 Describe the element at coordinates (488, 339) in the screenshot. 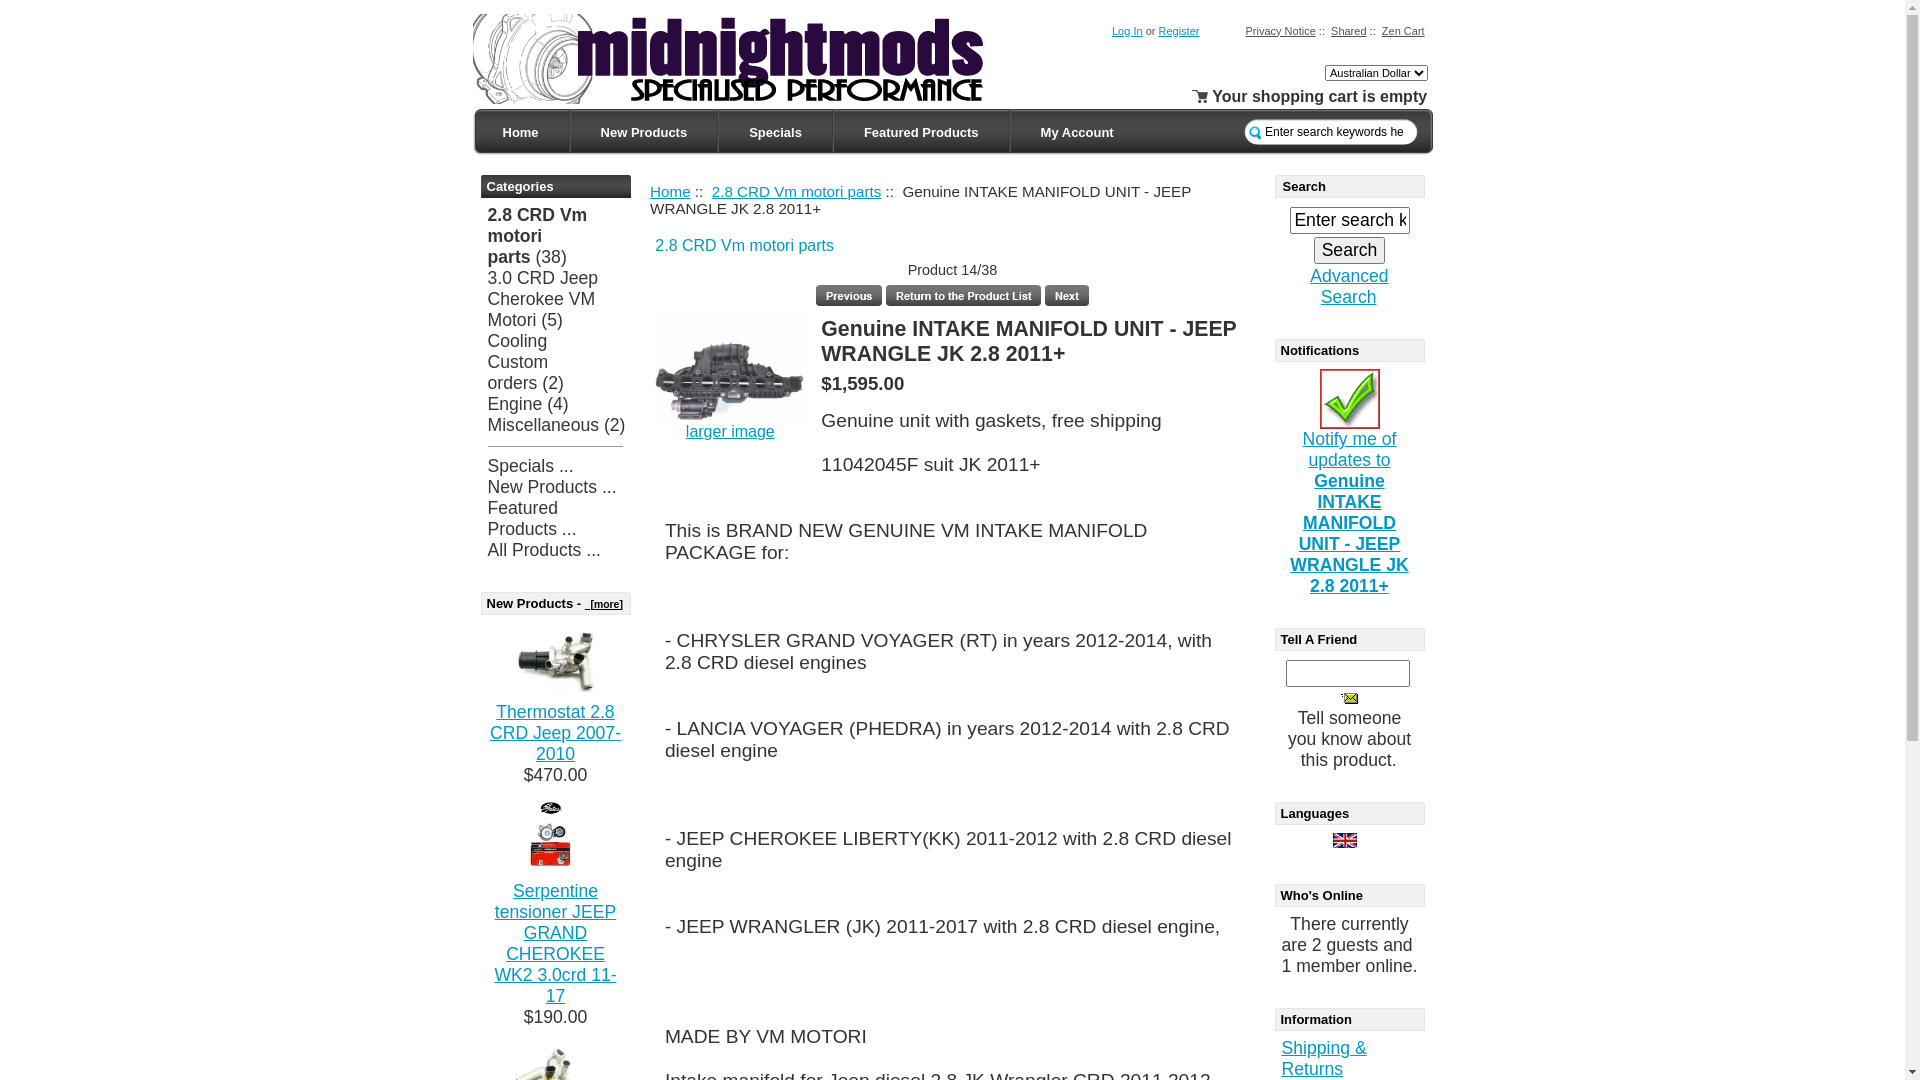

I see `'Cooling'` at that location.